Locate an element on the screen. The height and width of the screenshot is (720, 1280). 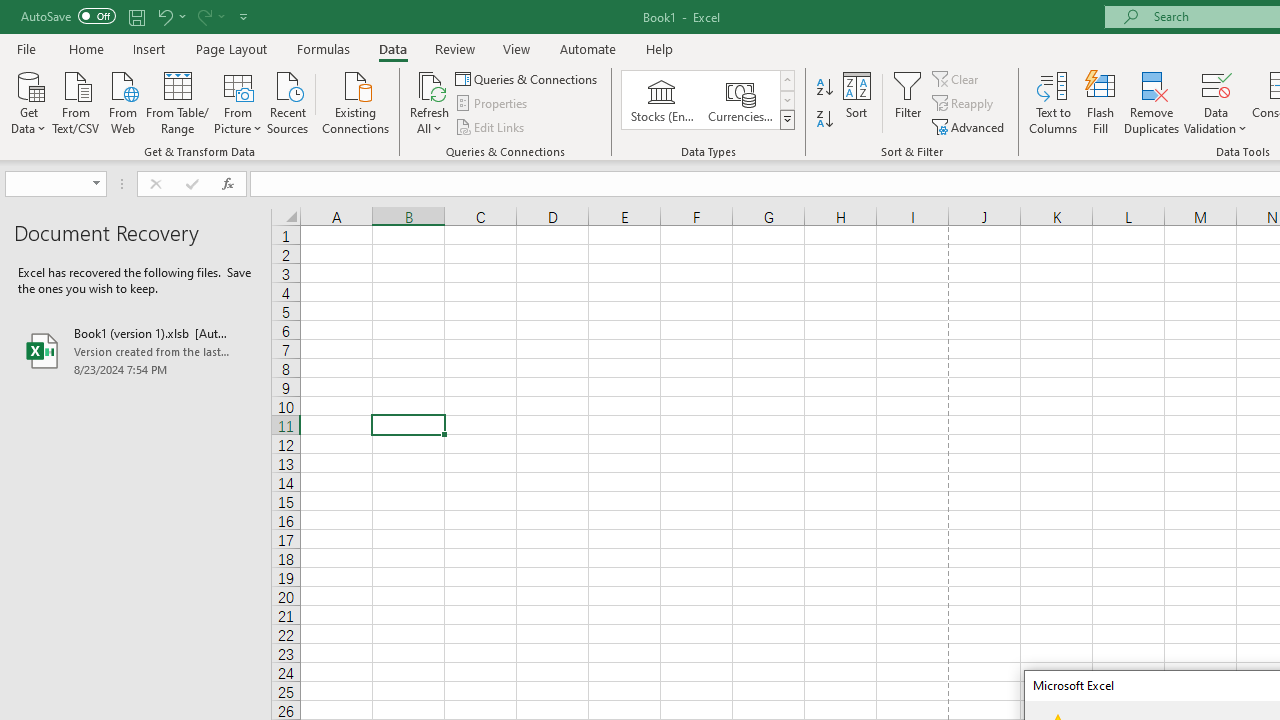
'Refresh All' is located at coordinates (429, 103).